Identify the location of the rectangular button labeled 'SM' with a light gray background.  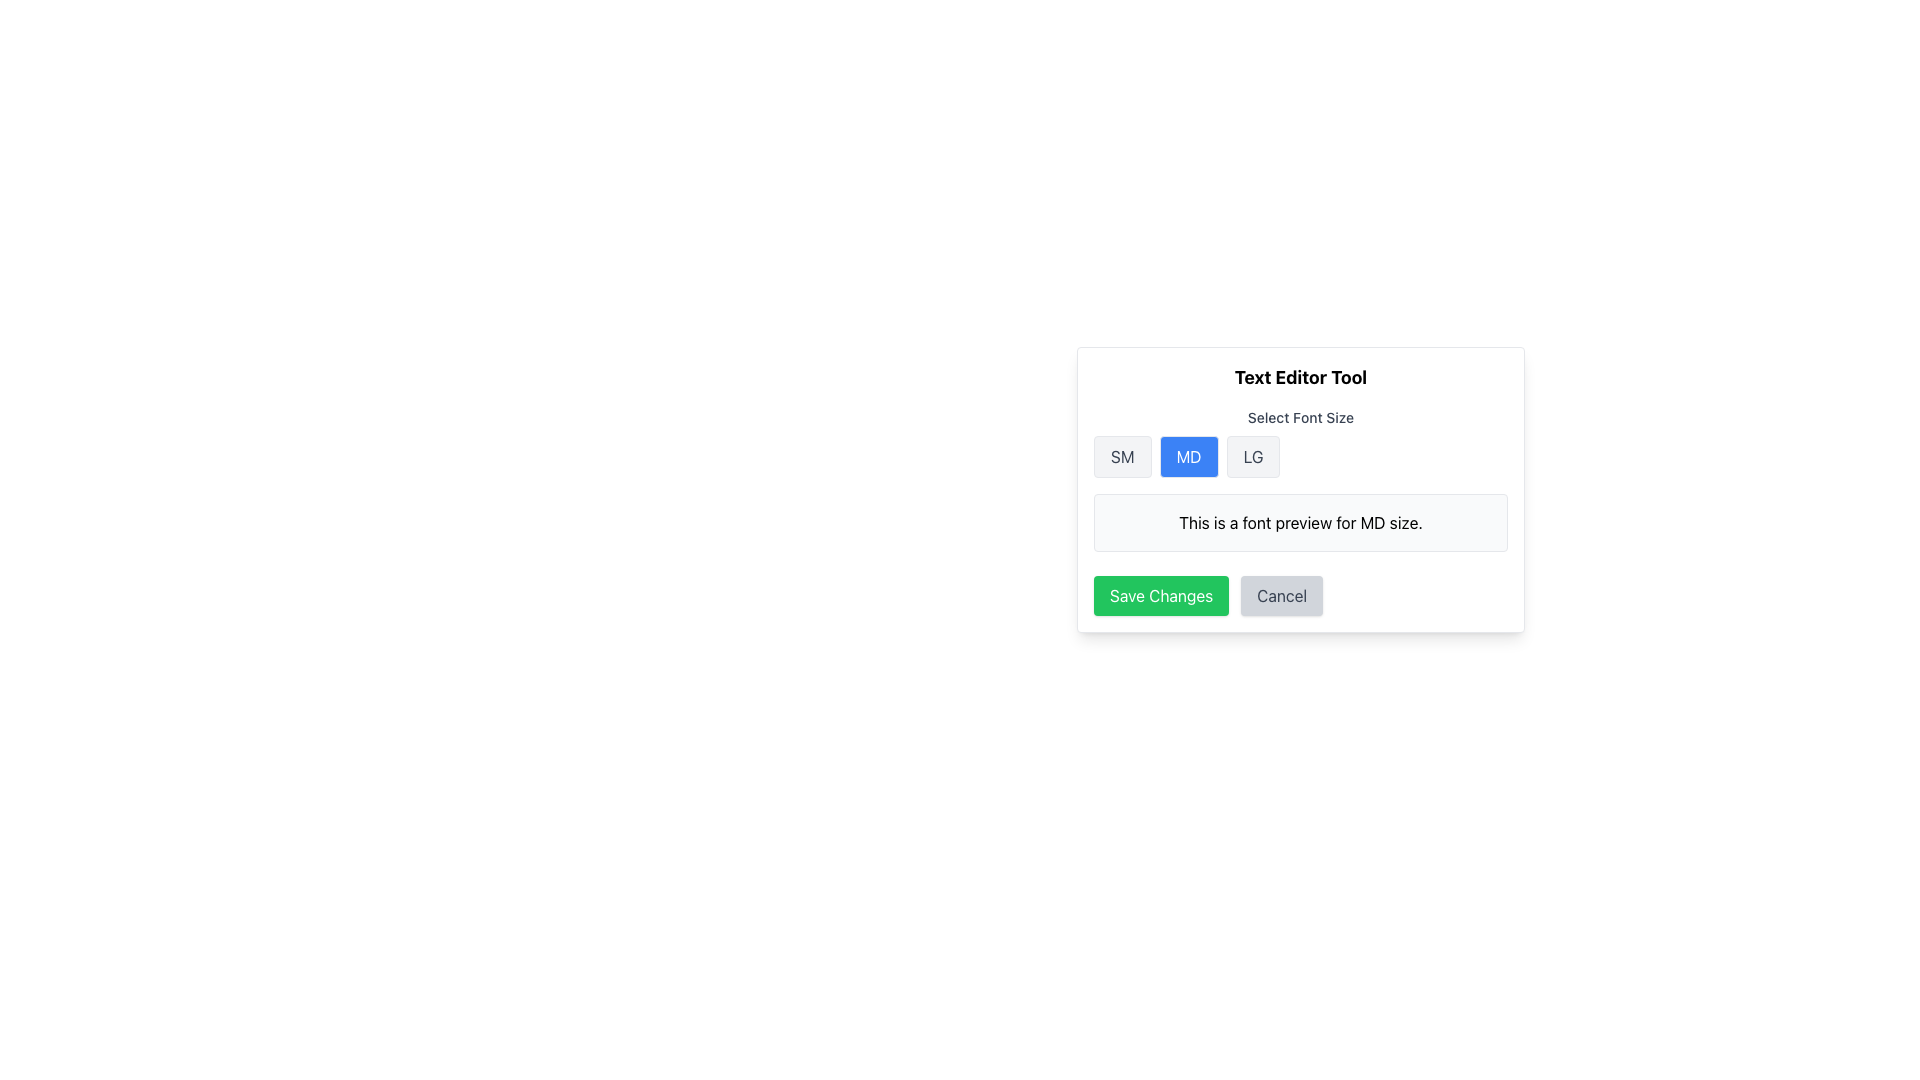
(1122, 456).